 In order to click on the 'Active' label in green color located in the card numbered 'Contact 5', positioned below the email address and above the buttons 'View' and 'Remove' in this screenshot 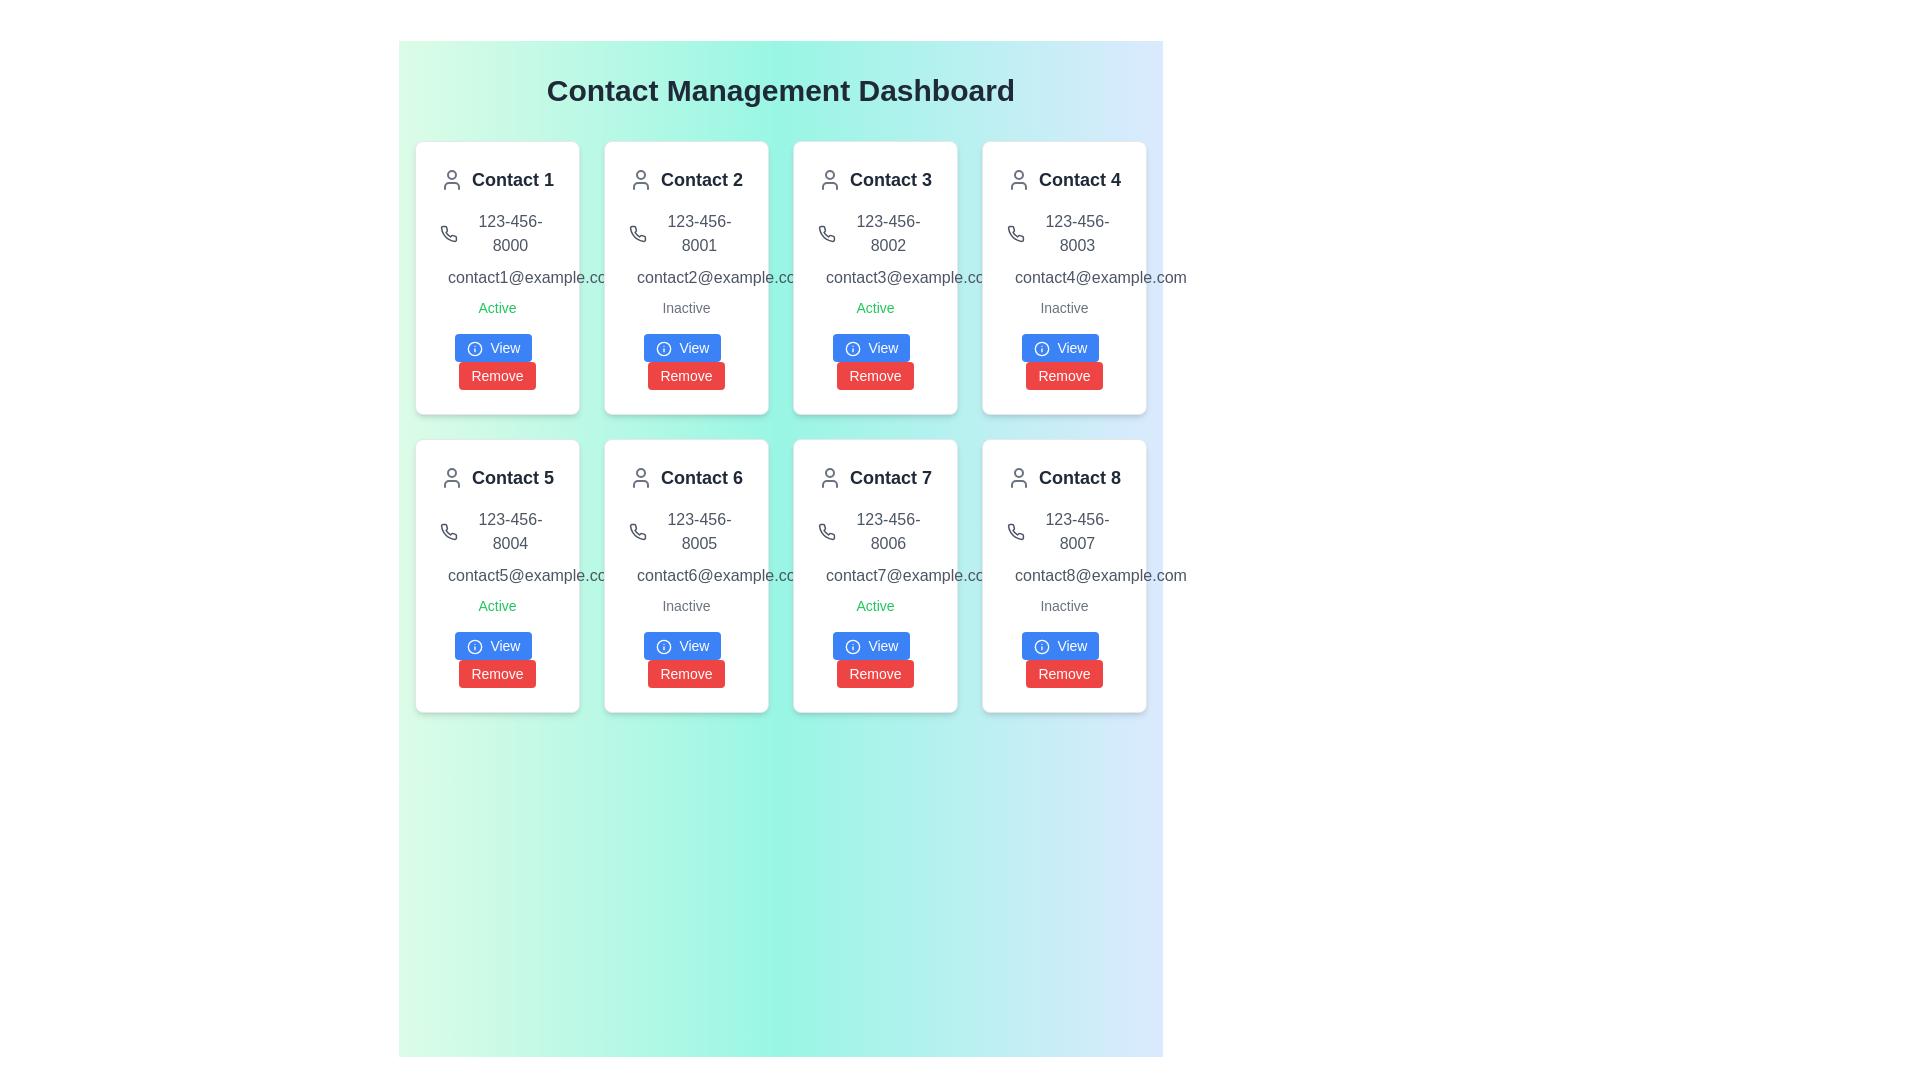, I will do `click(497, 604)`.